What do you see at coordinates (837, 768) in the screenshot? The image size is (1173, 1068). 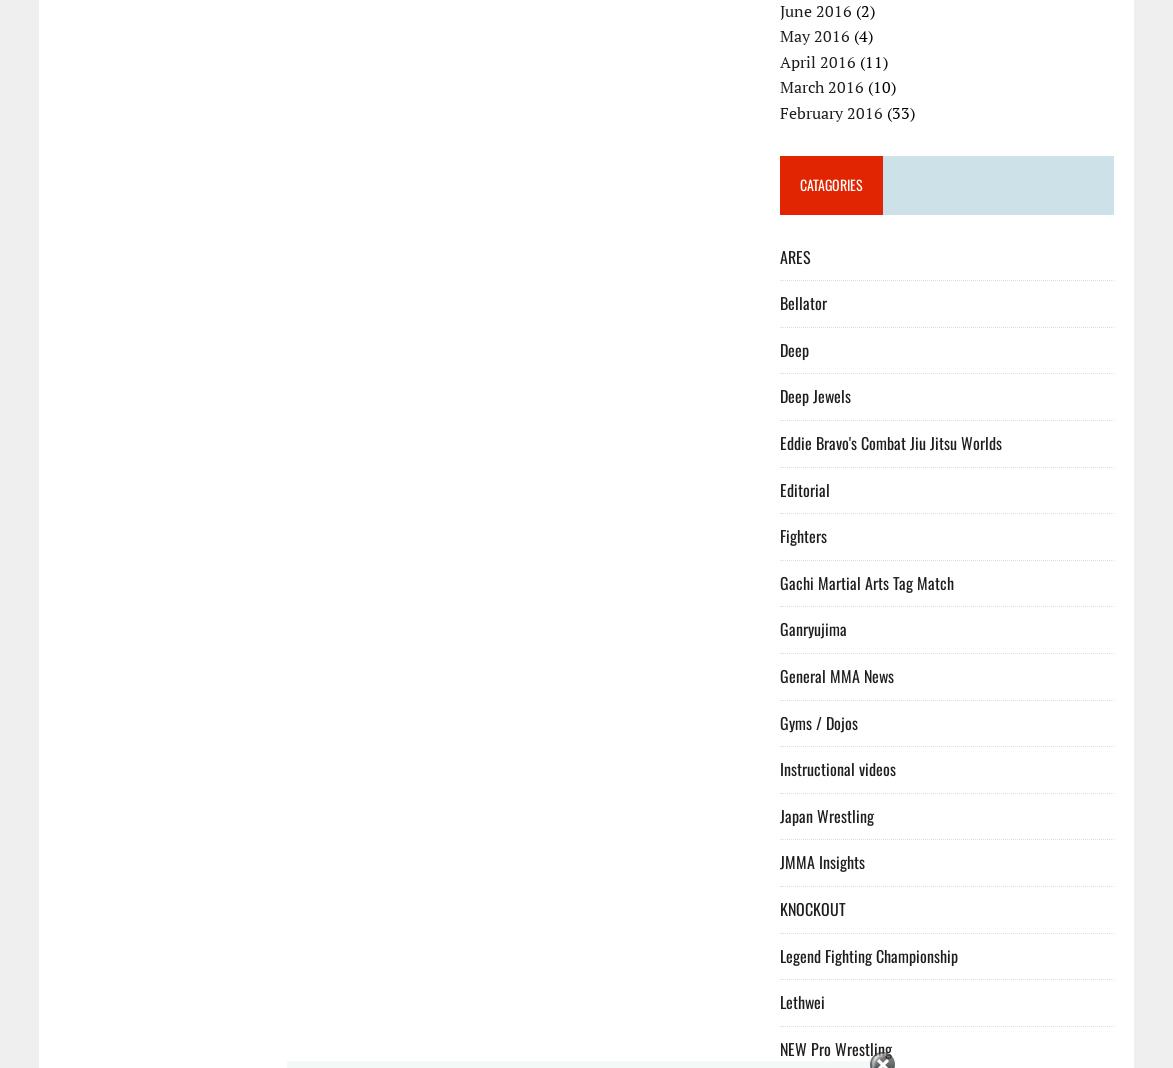 I see `'Instructional videos'` at bounding box center [837, 768].